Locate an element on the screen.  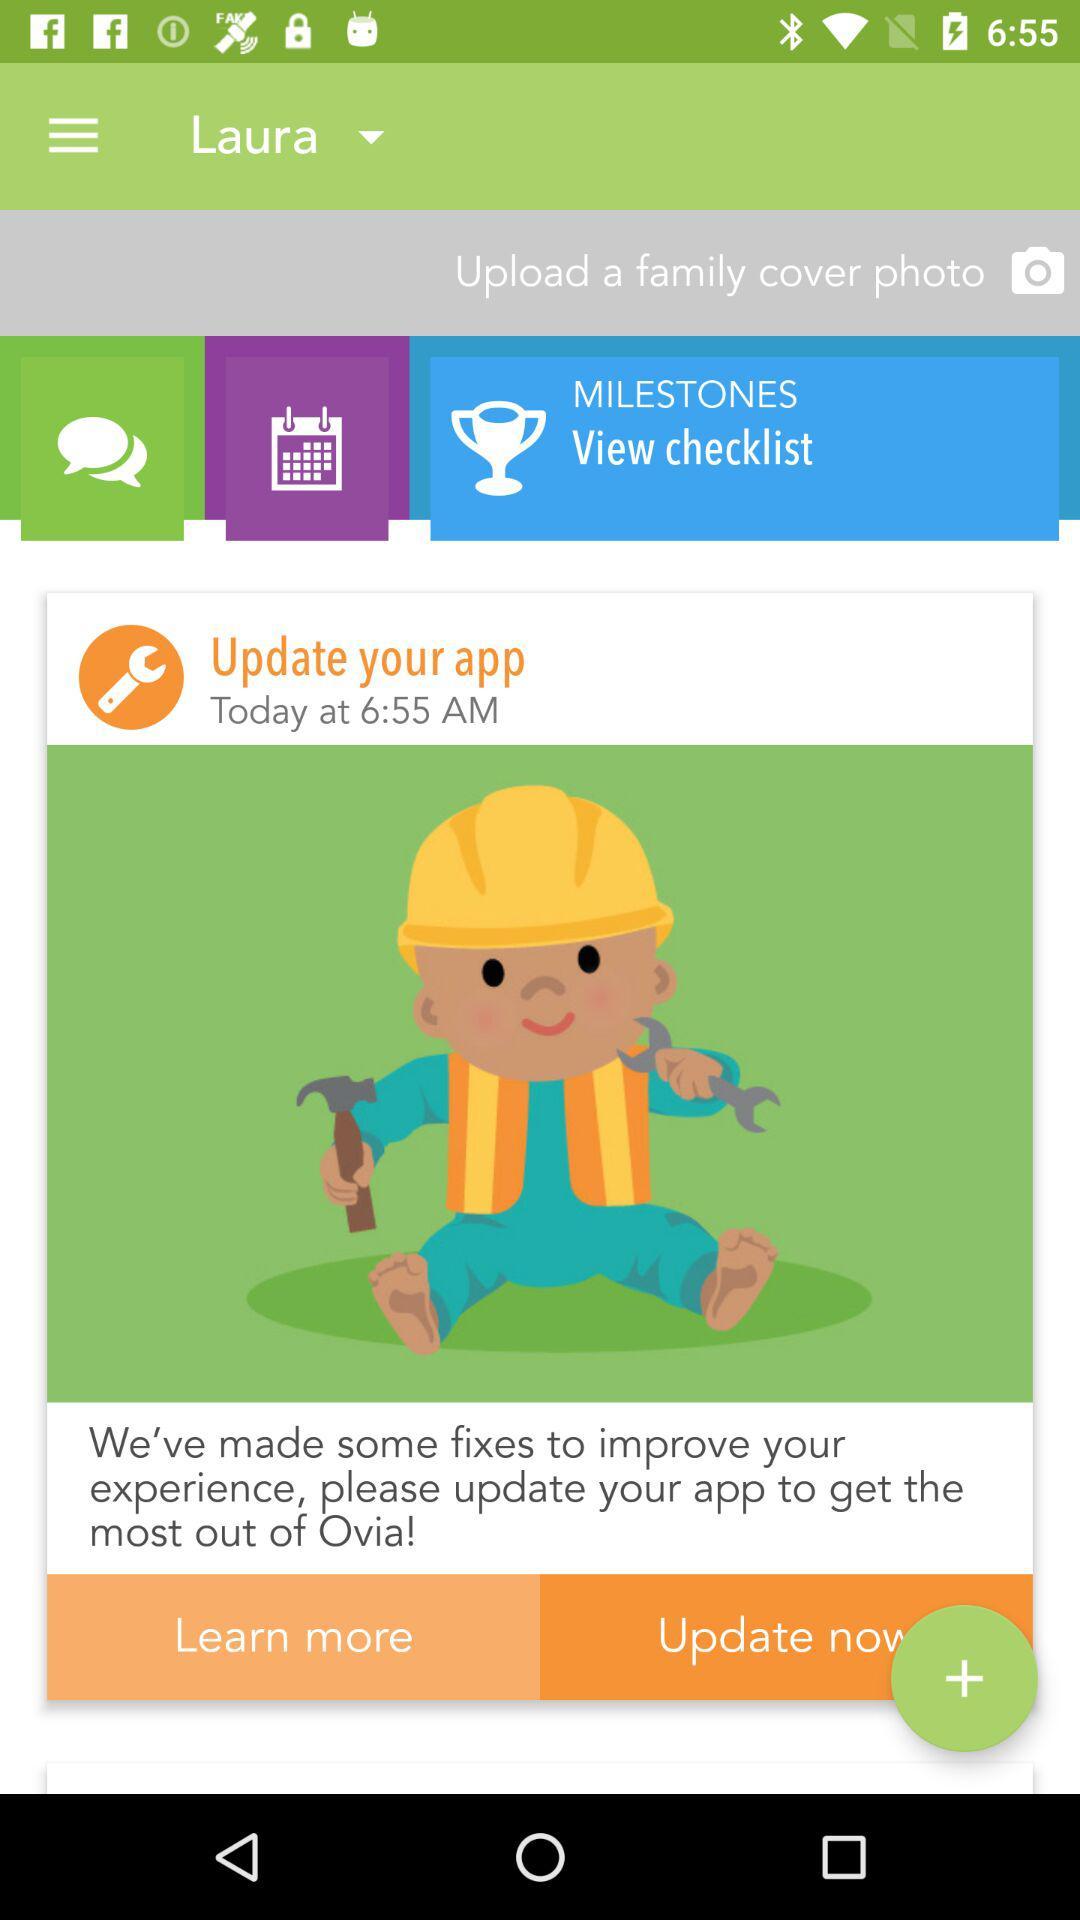
icon to the right of the learn more item is located at coordinates (963, 1678).